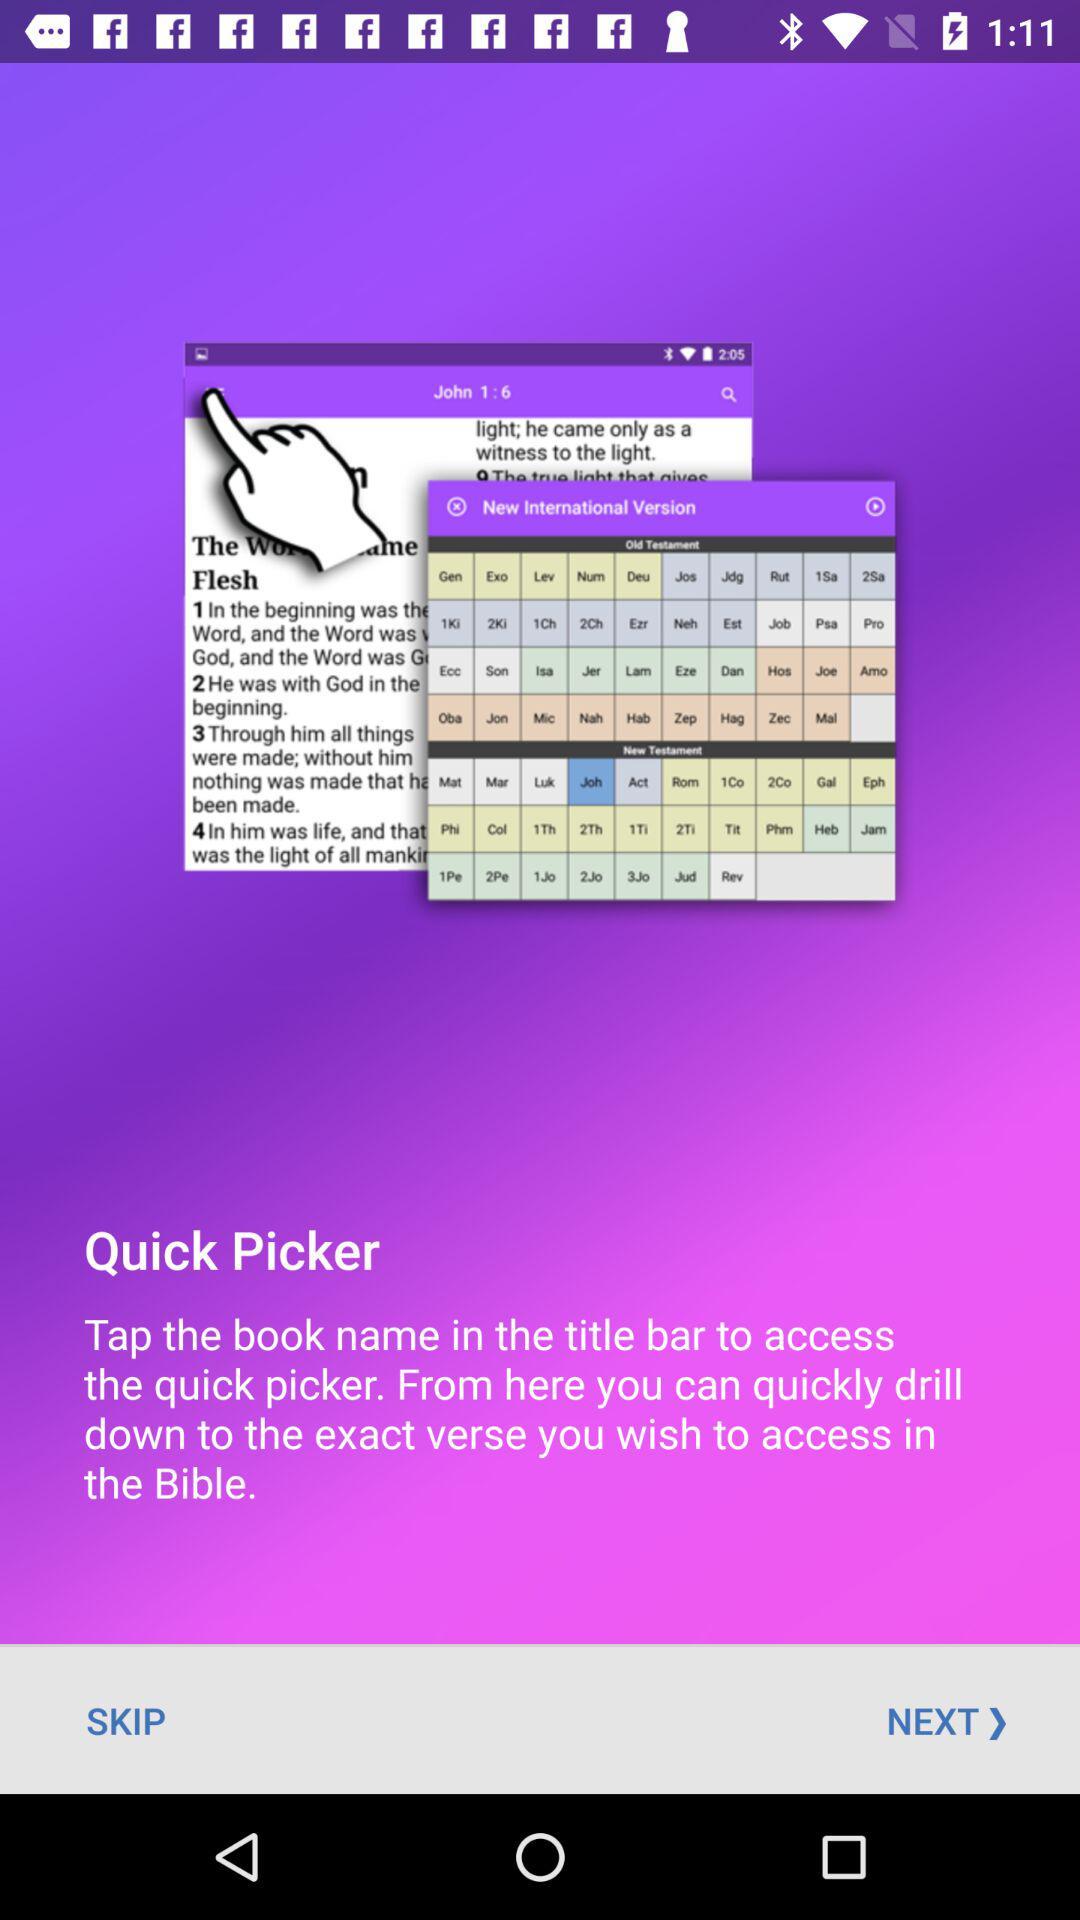 This screenshot has width=1080, height=1920. I want to click on skip at the bottom left corner, so click(126, 1719).